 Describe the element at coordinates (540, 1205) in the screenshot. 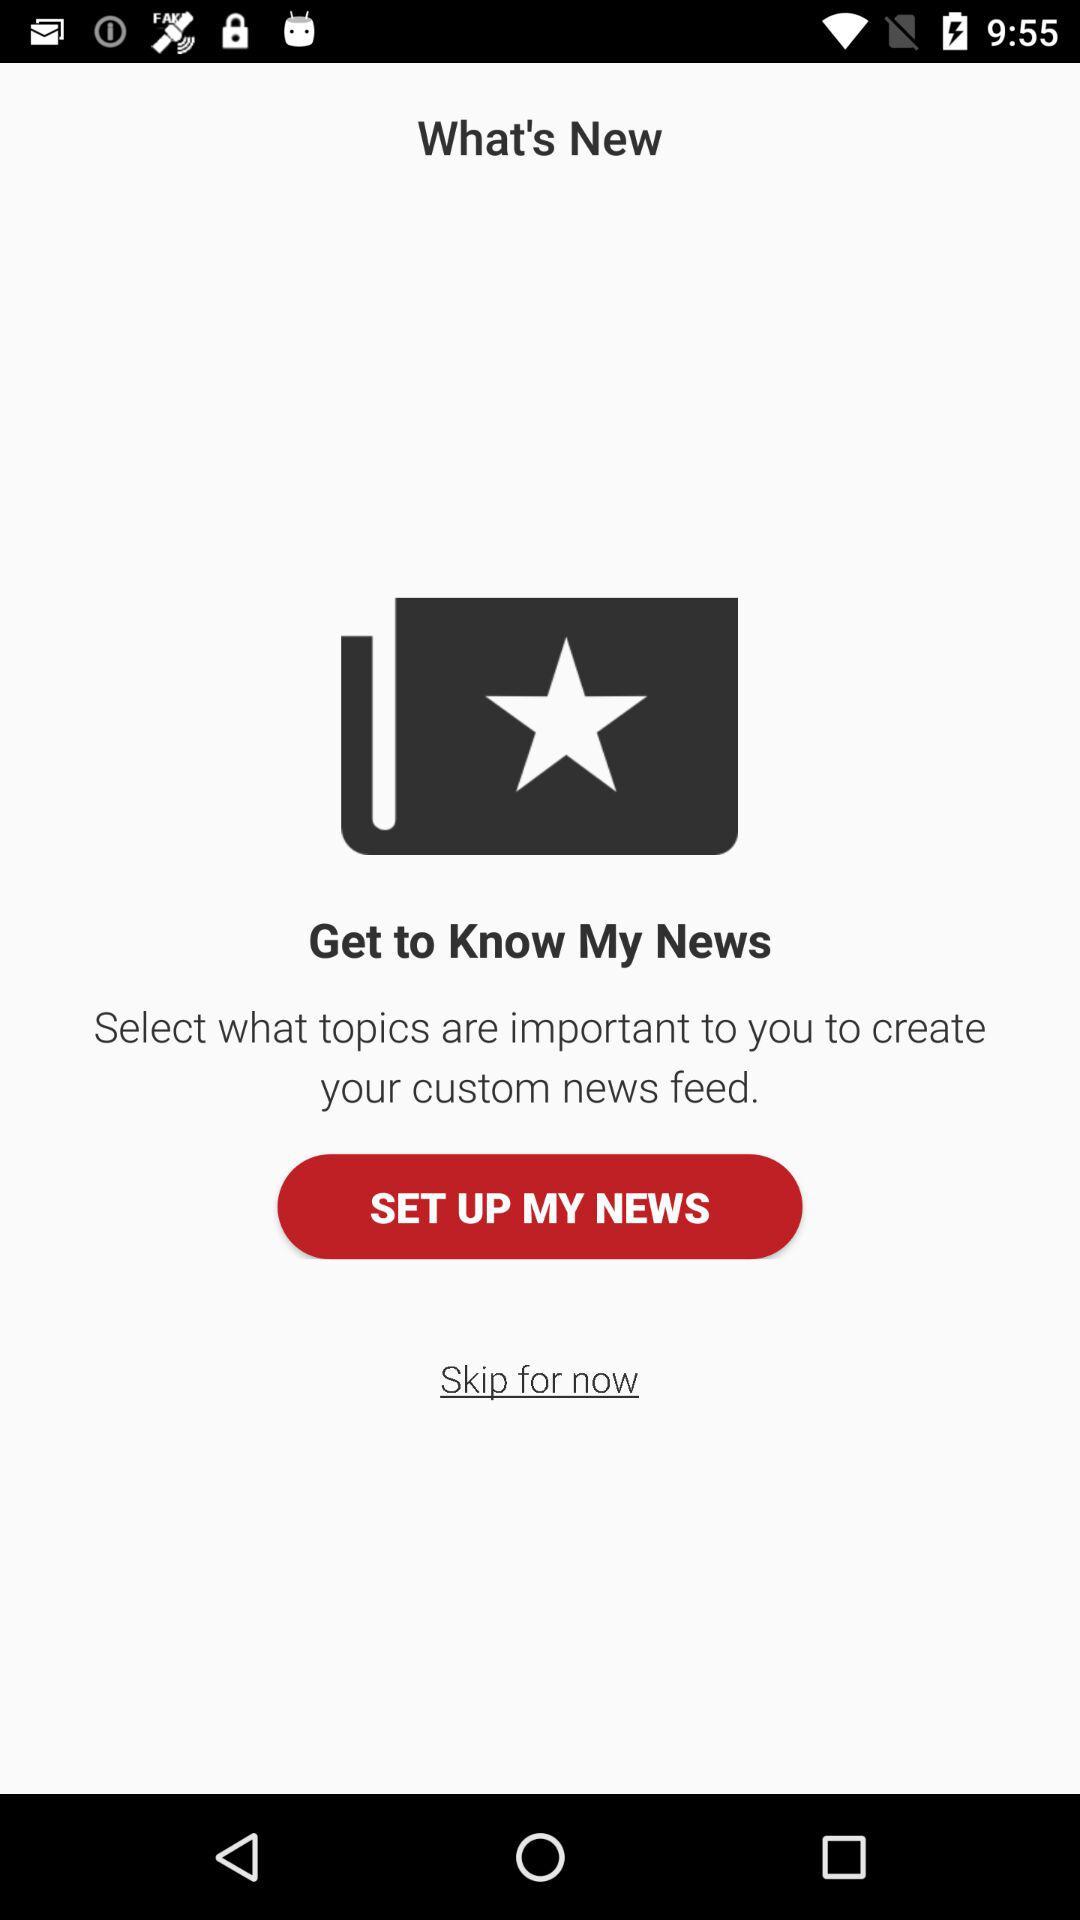

I see `the item above skip for now icon` at that location.